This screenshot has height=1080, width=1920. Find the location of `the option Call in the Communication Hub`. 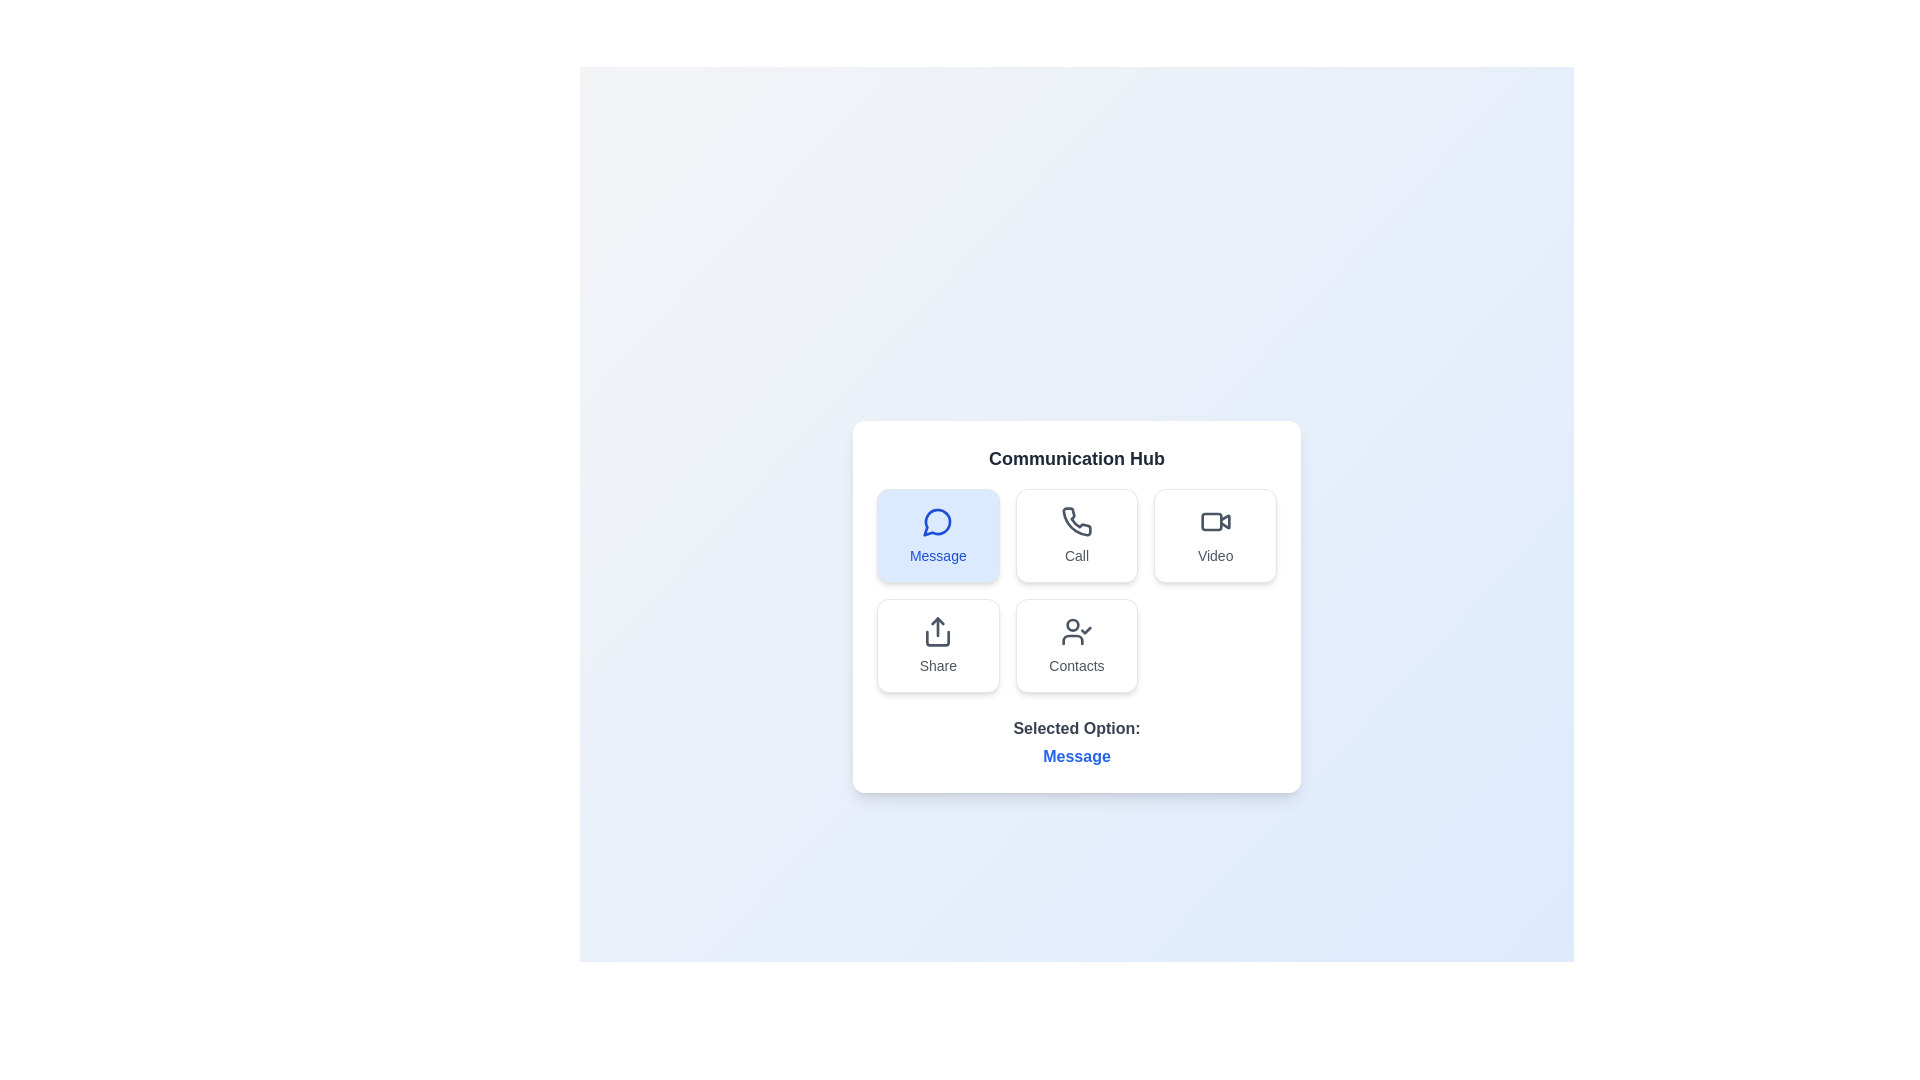

the option Call in the Communication Hub is located at coordinates (1075, 535).